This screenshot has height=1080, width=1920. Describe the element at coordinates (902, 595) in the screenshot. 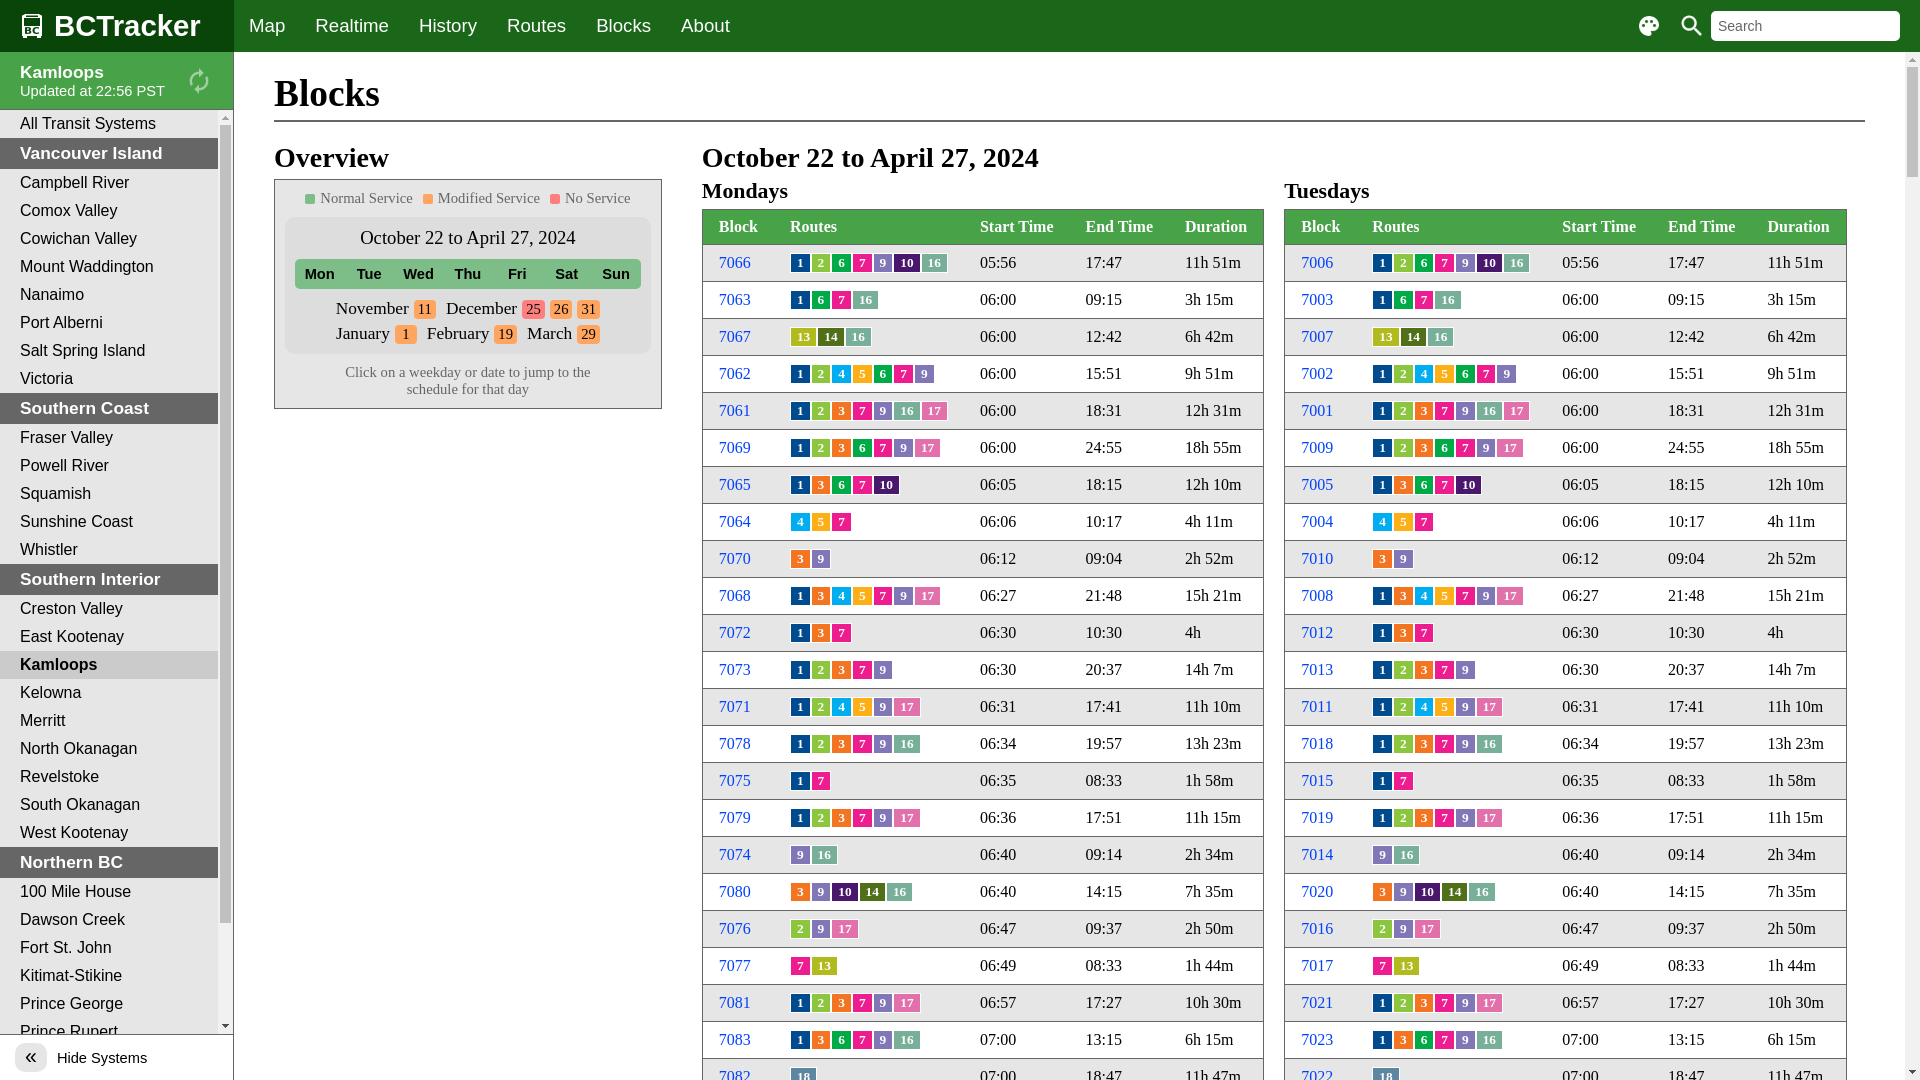

I see `'9'` at that location.